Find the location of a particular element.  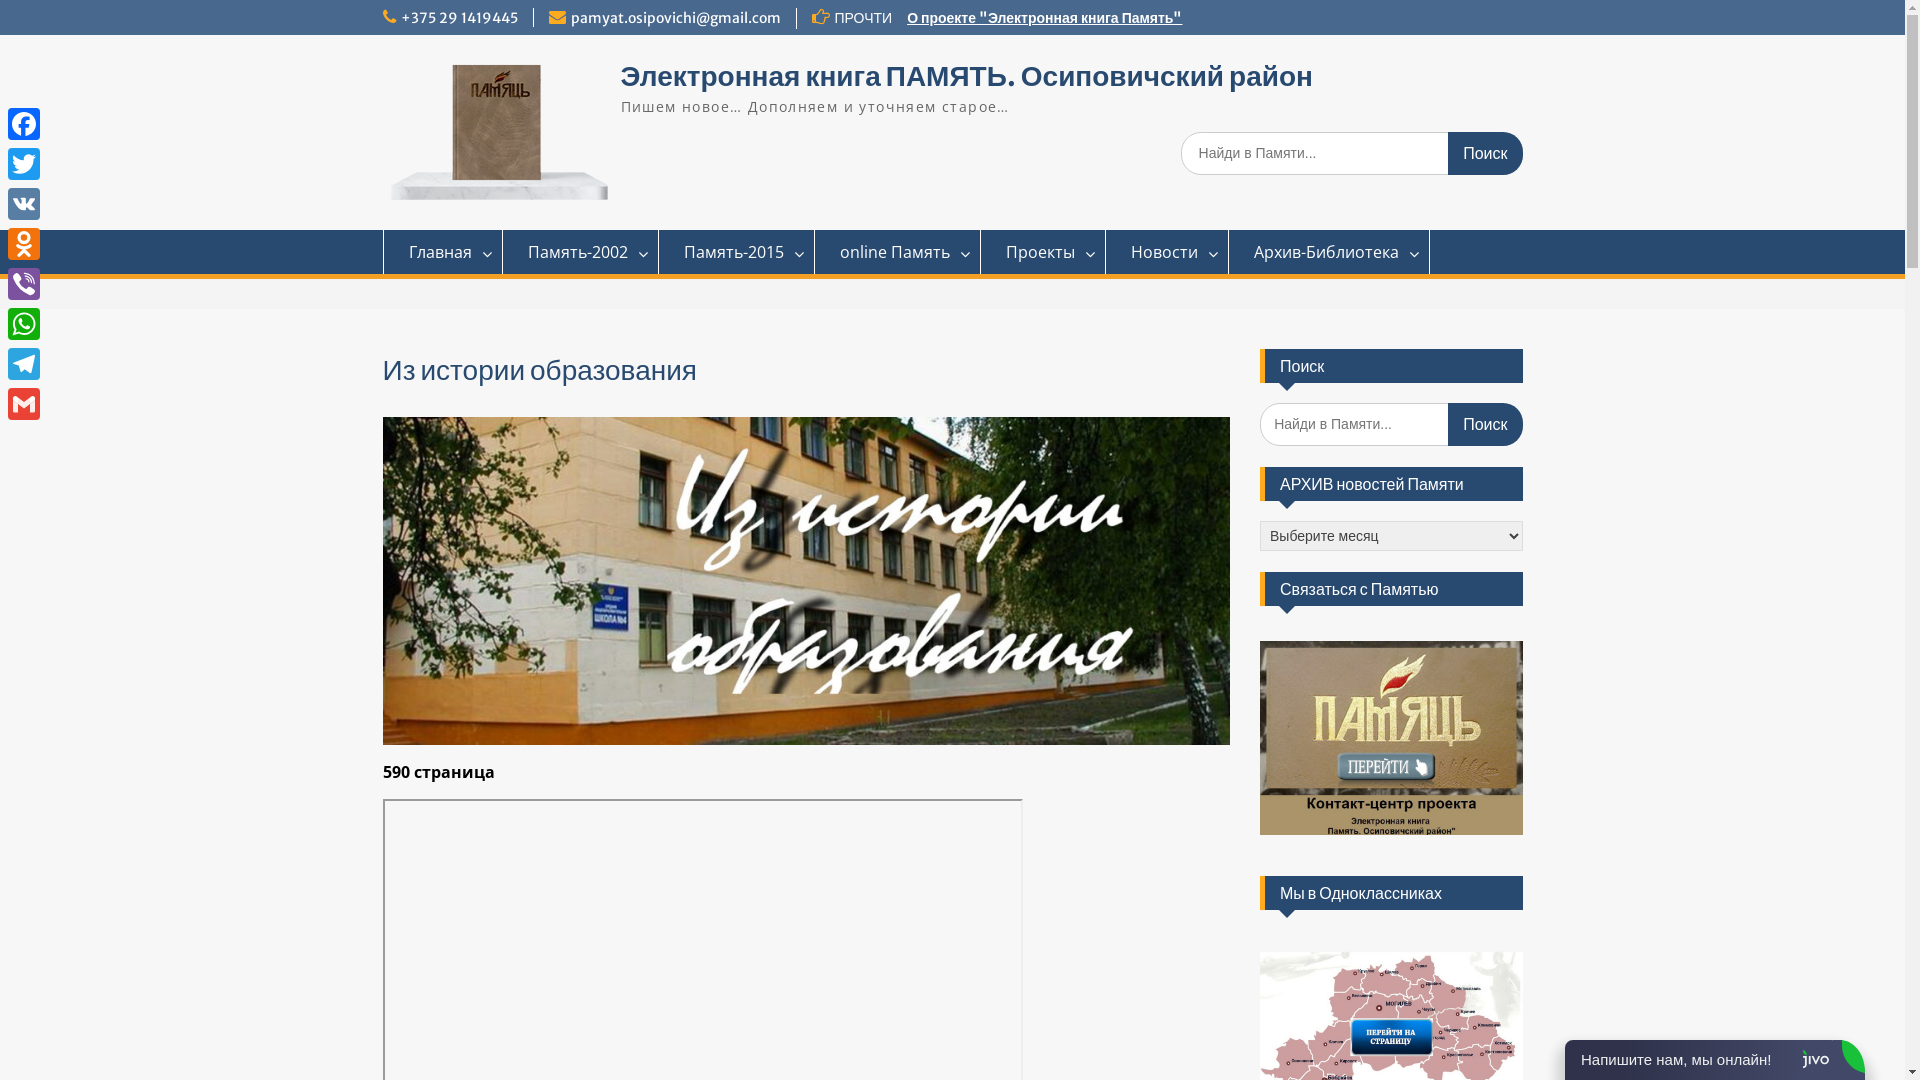

'Twitter' is located at coordinates (24, 163).